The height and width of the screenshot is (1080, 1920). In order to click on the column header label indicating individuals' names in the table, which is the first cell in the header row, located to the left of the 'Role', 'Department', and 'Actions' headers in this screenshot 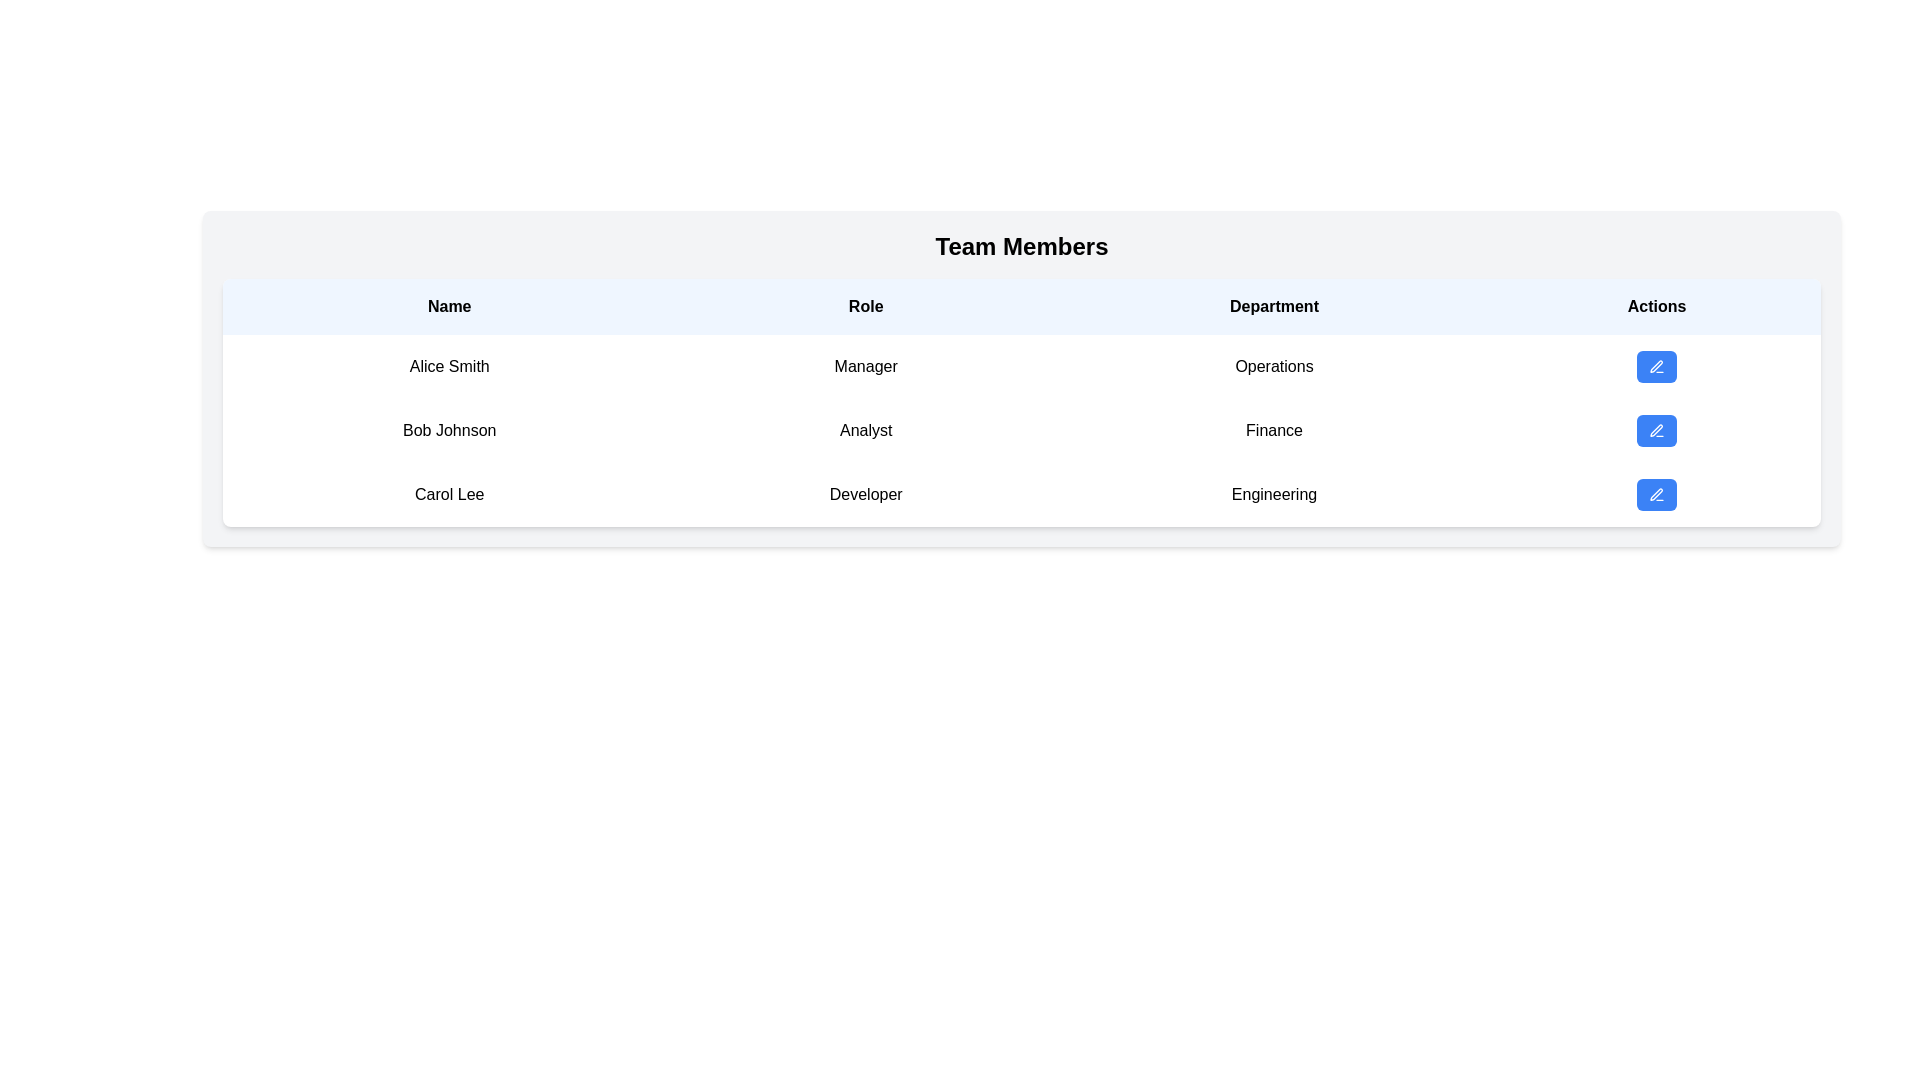, I will do `click(448, 307)`.